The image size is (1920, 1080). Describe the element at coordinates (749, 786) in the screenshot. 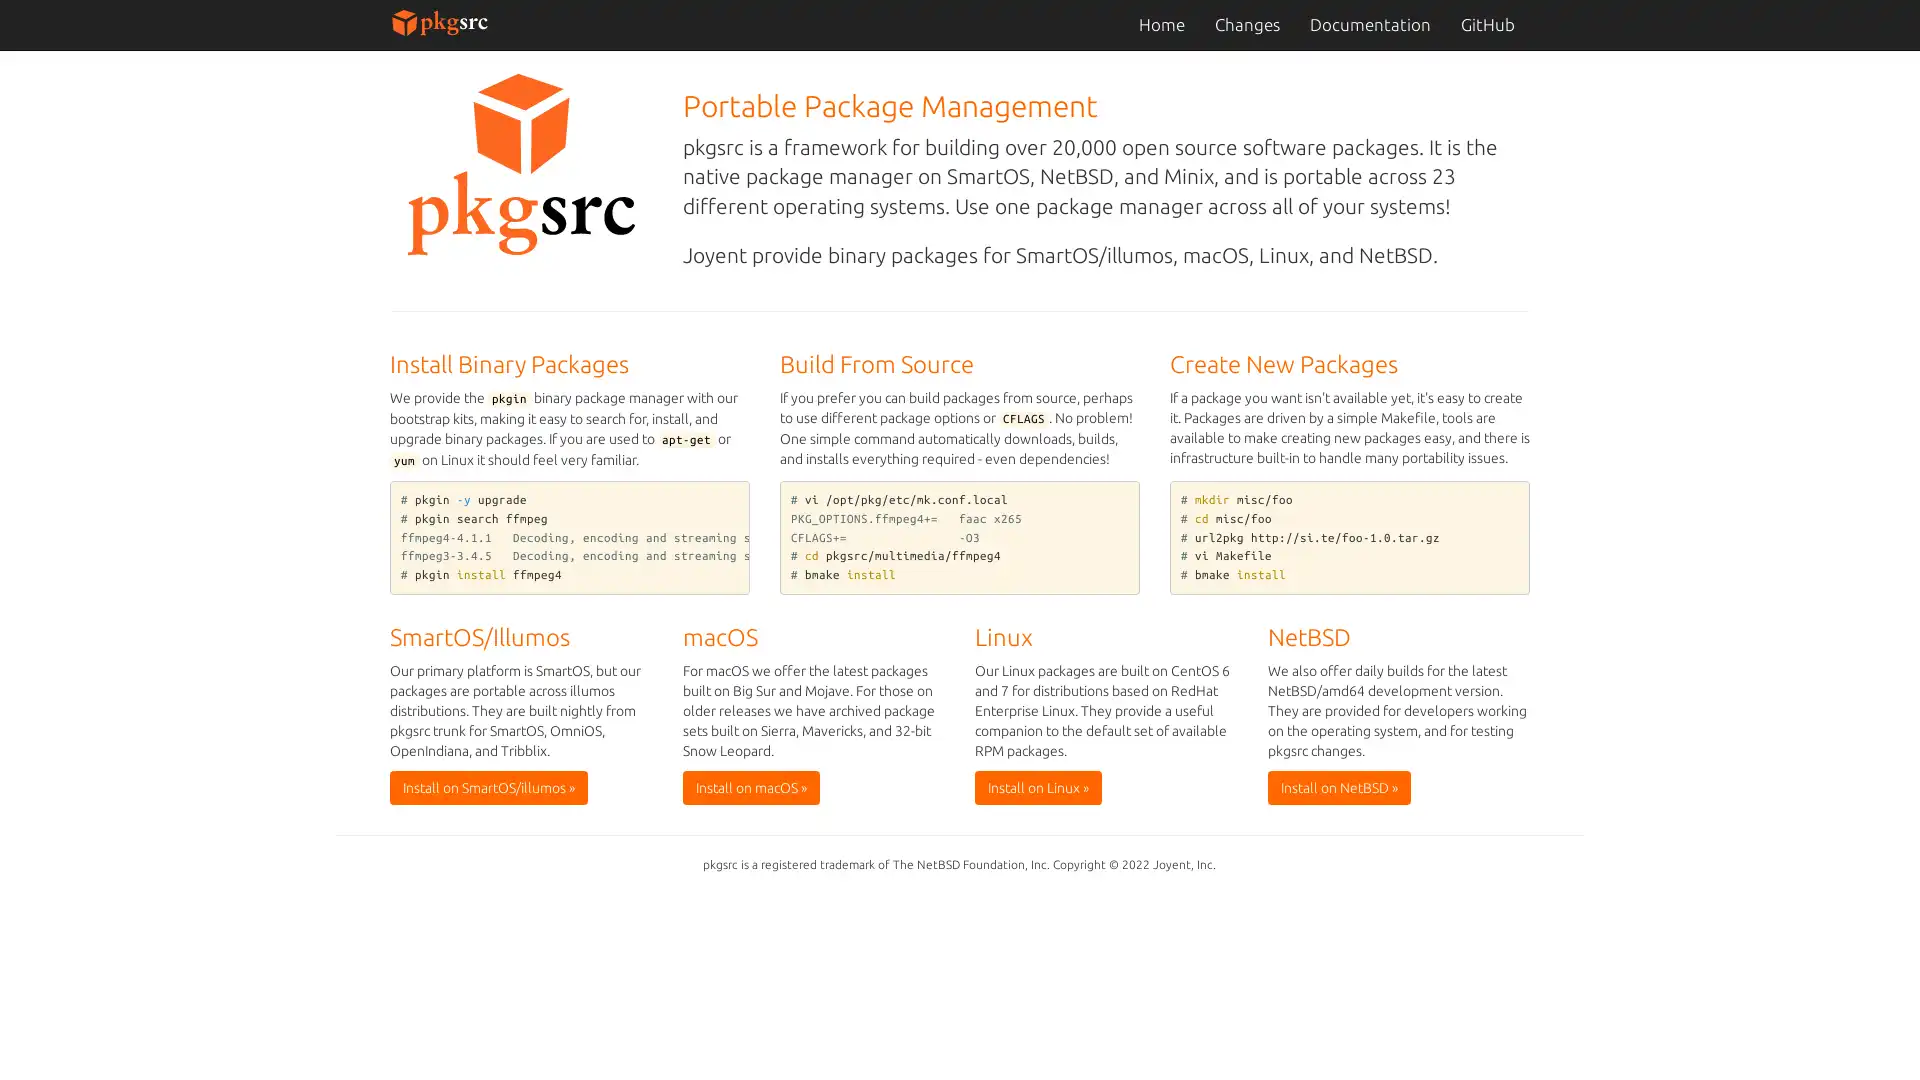

I see `Install on macOS` at that location.